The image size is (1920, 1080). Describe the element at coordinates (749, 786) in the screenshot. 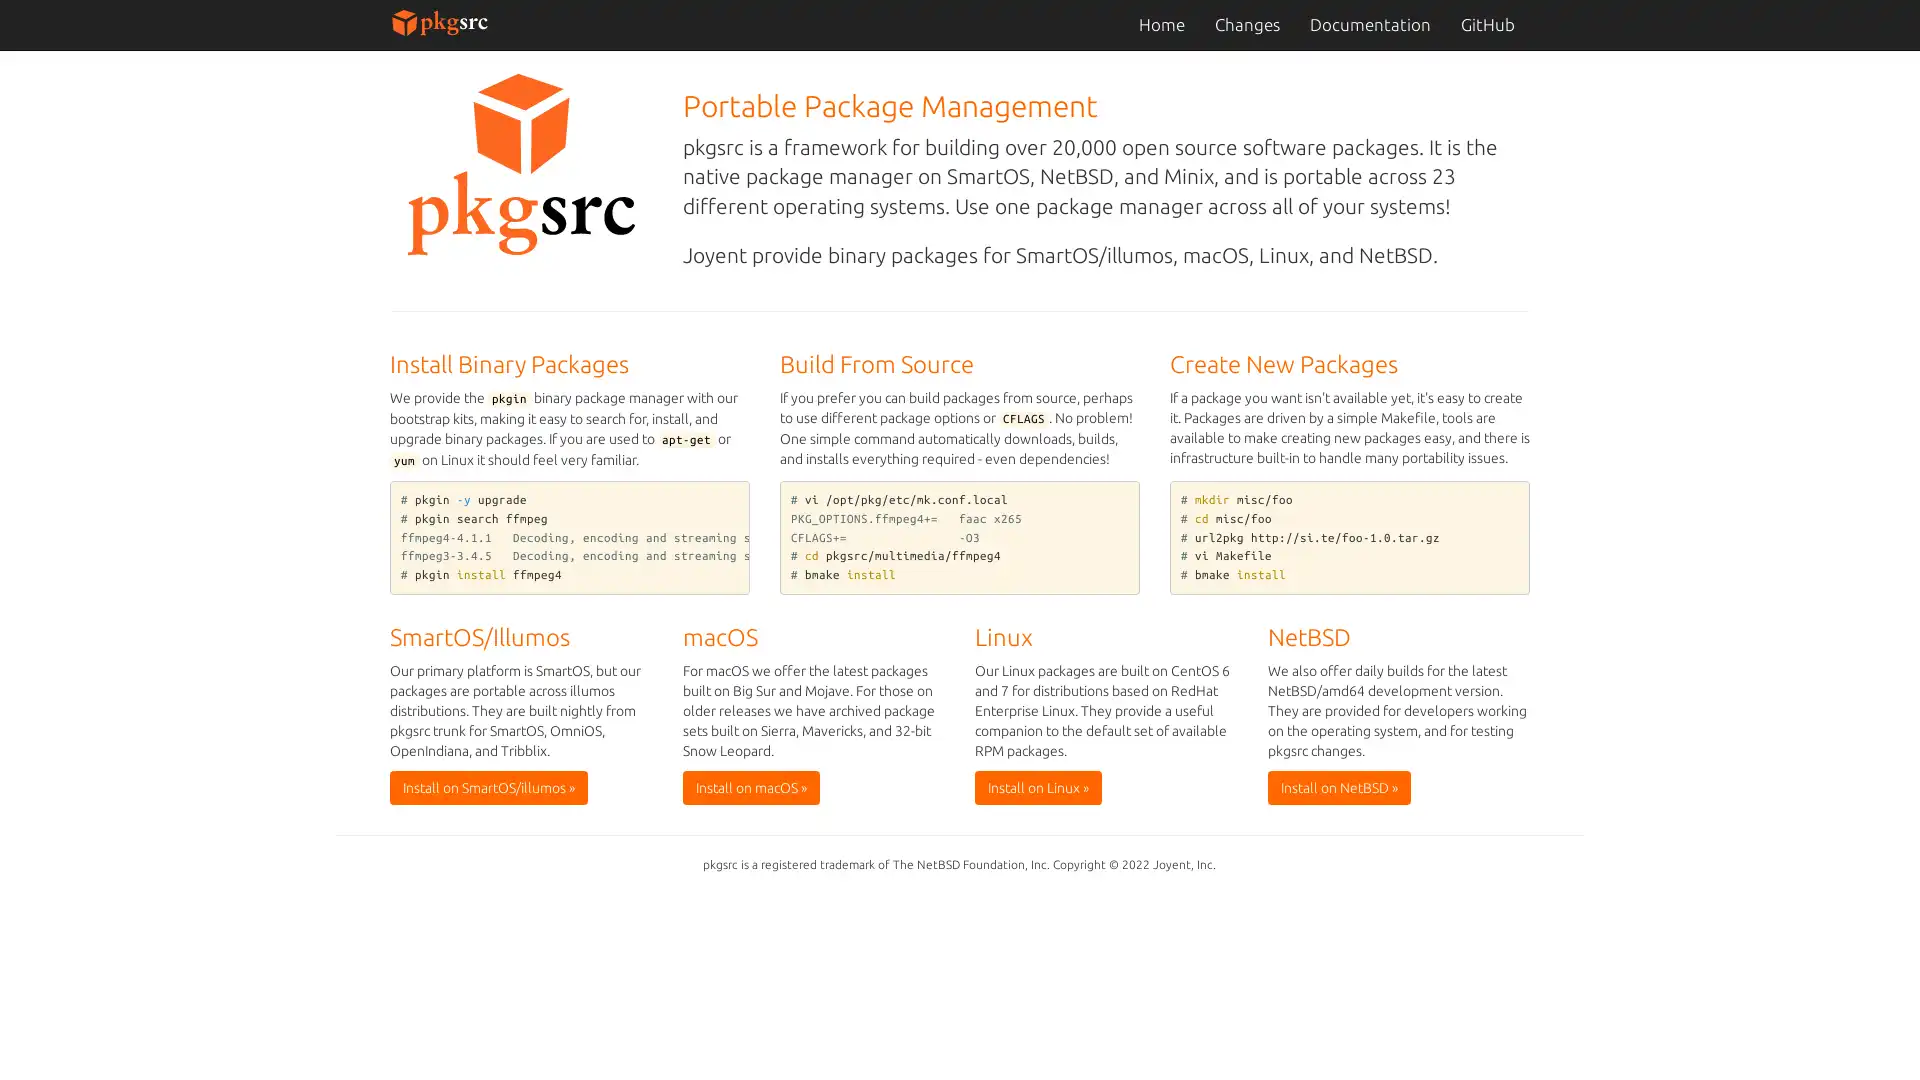

I see `Install on macOS` at that location.